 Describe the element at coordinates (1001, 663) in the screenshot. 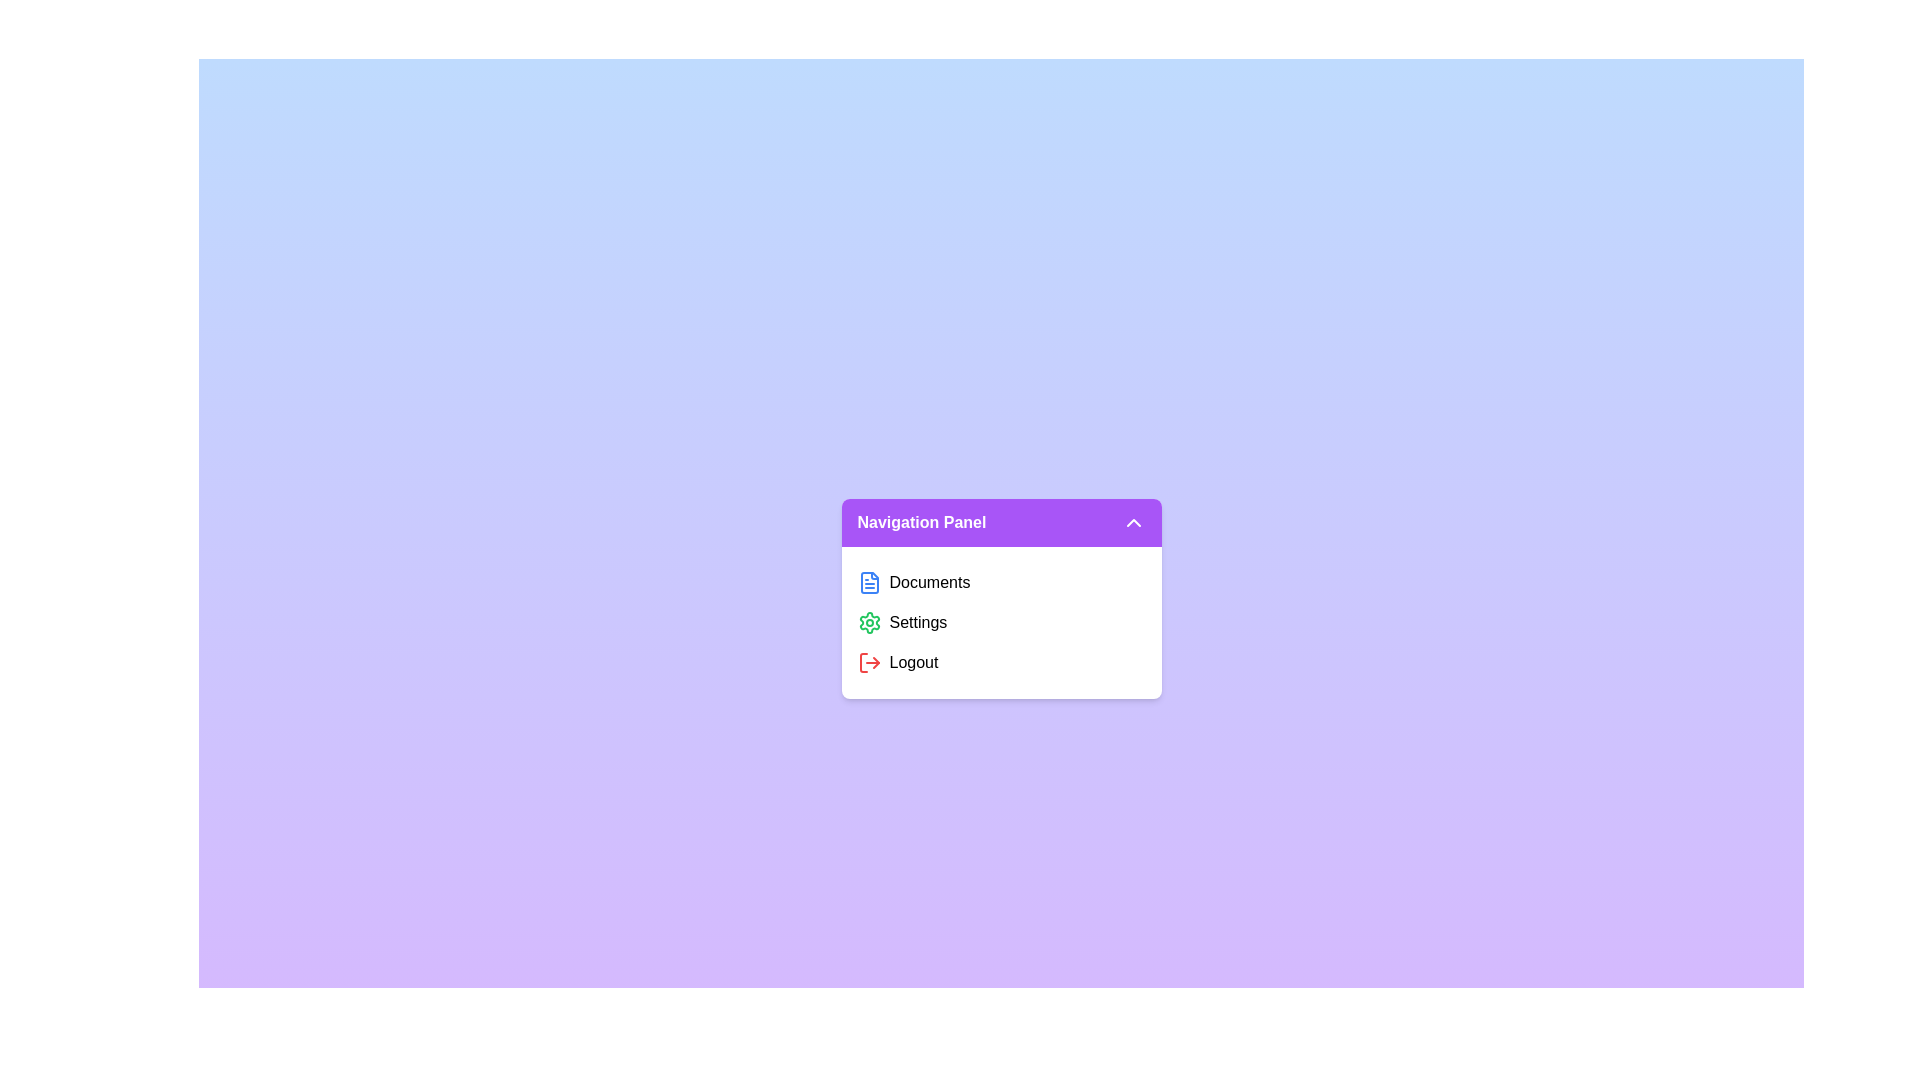

I see `'Logout' button` at that location.